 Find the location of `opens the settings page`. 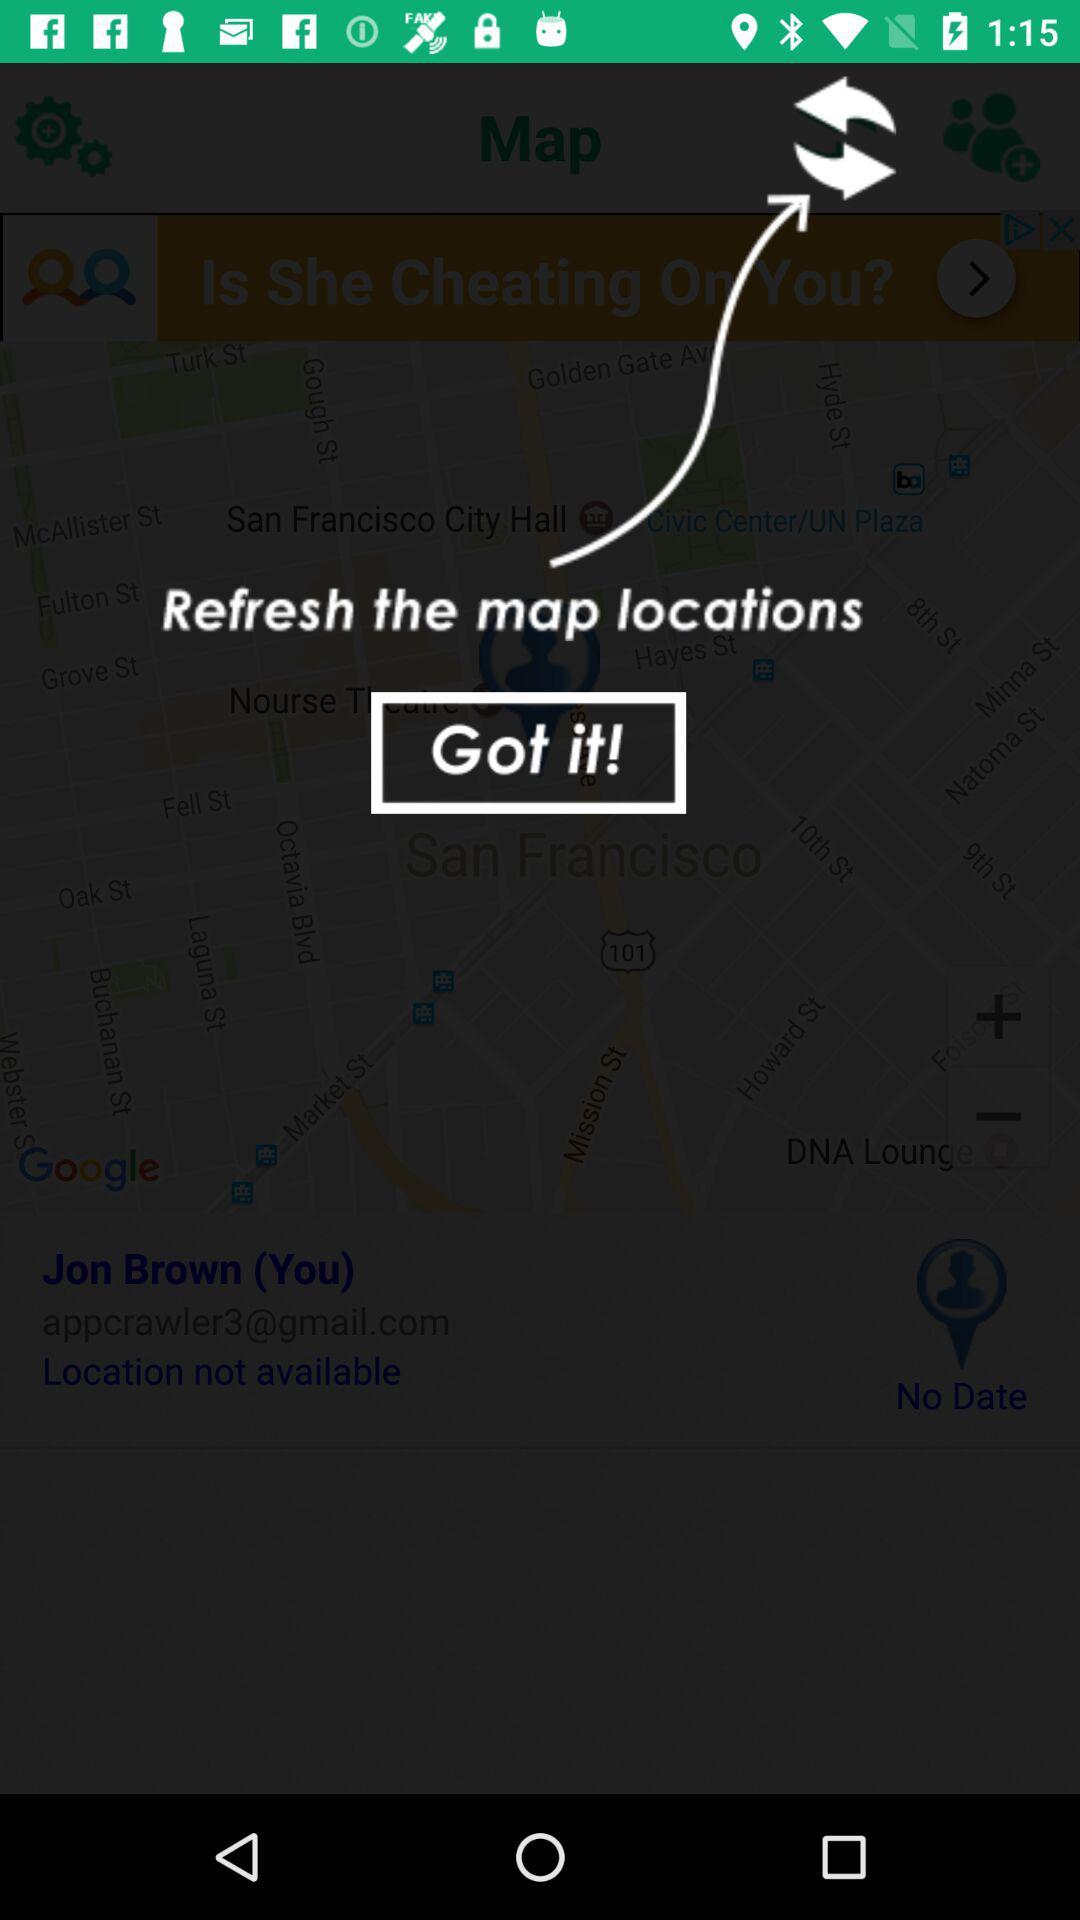

opens the settings page is located at coordinates (61, 135).